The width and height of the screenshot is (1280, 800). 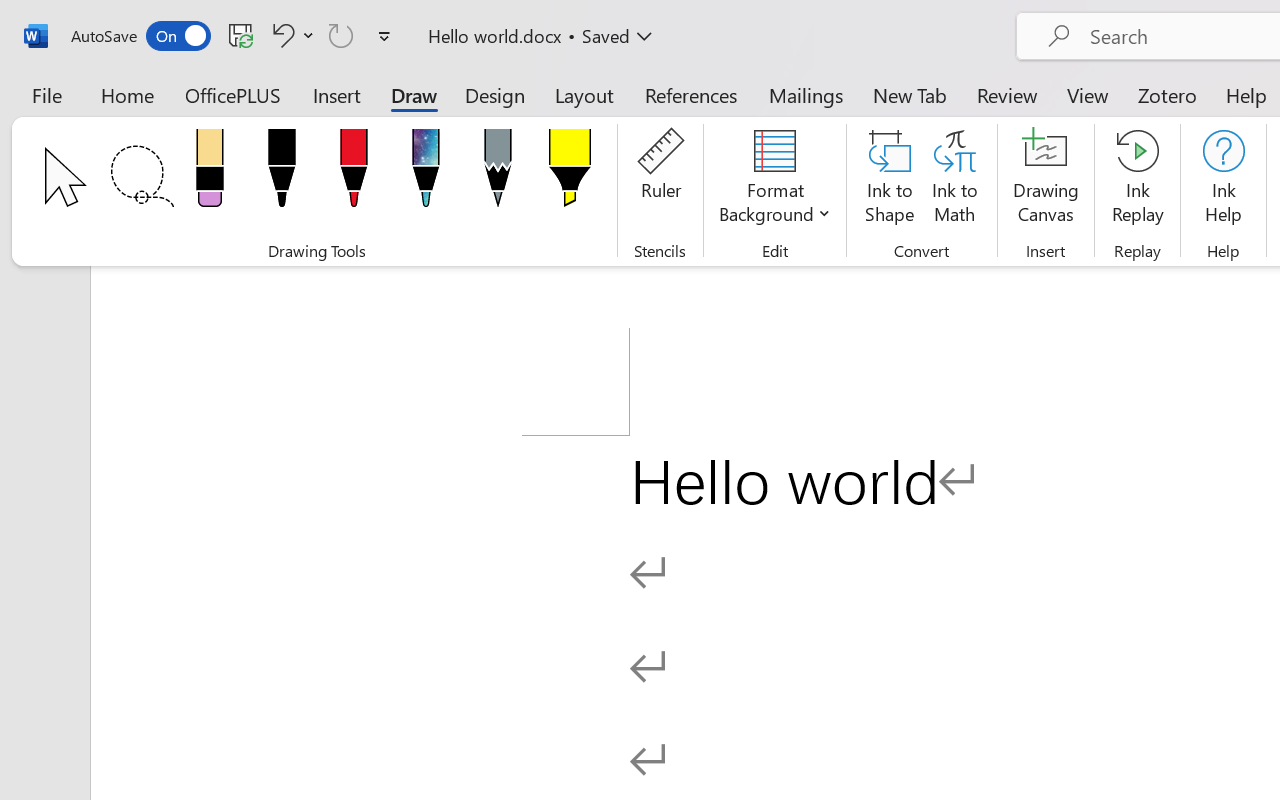 What do you see at coordinates (1045, 179) in the screenshot?
I see `'Drawing Canvas'` at bounding box center [1045, 179].